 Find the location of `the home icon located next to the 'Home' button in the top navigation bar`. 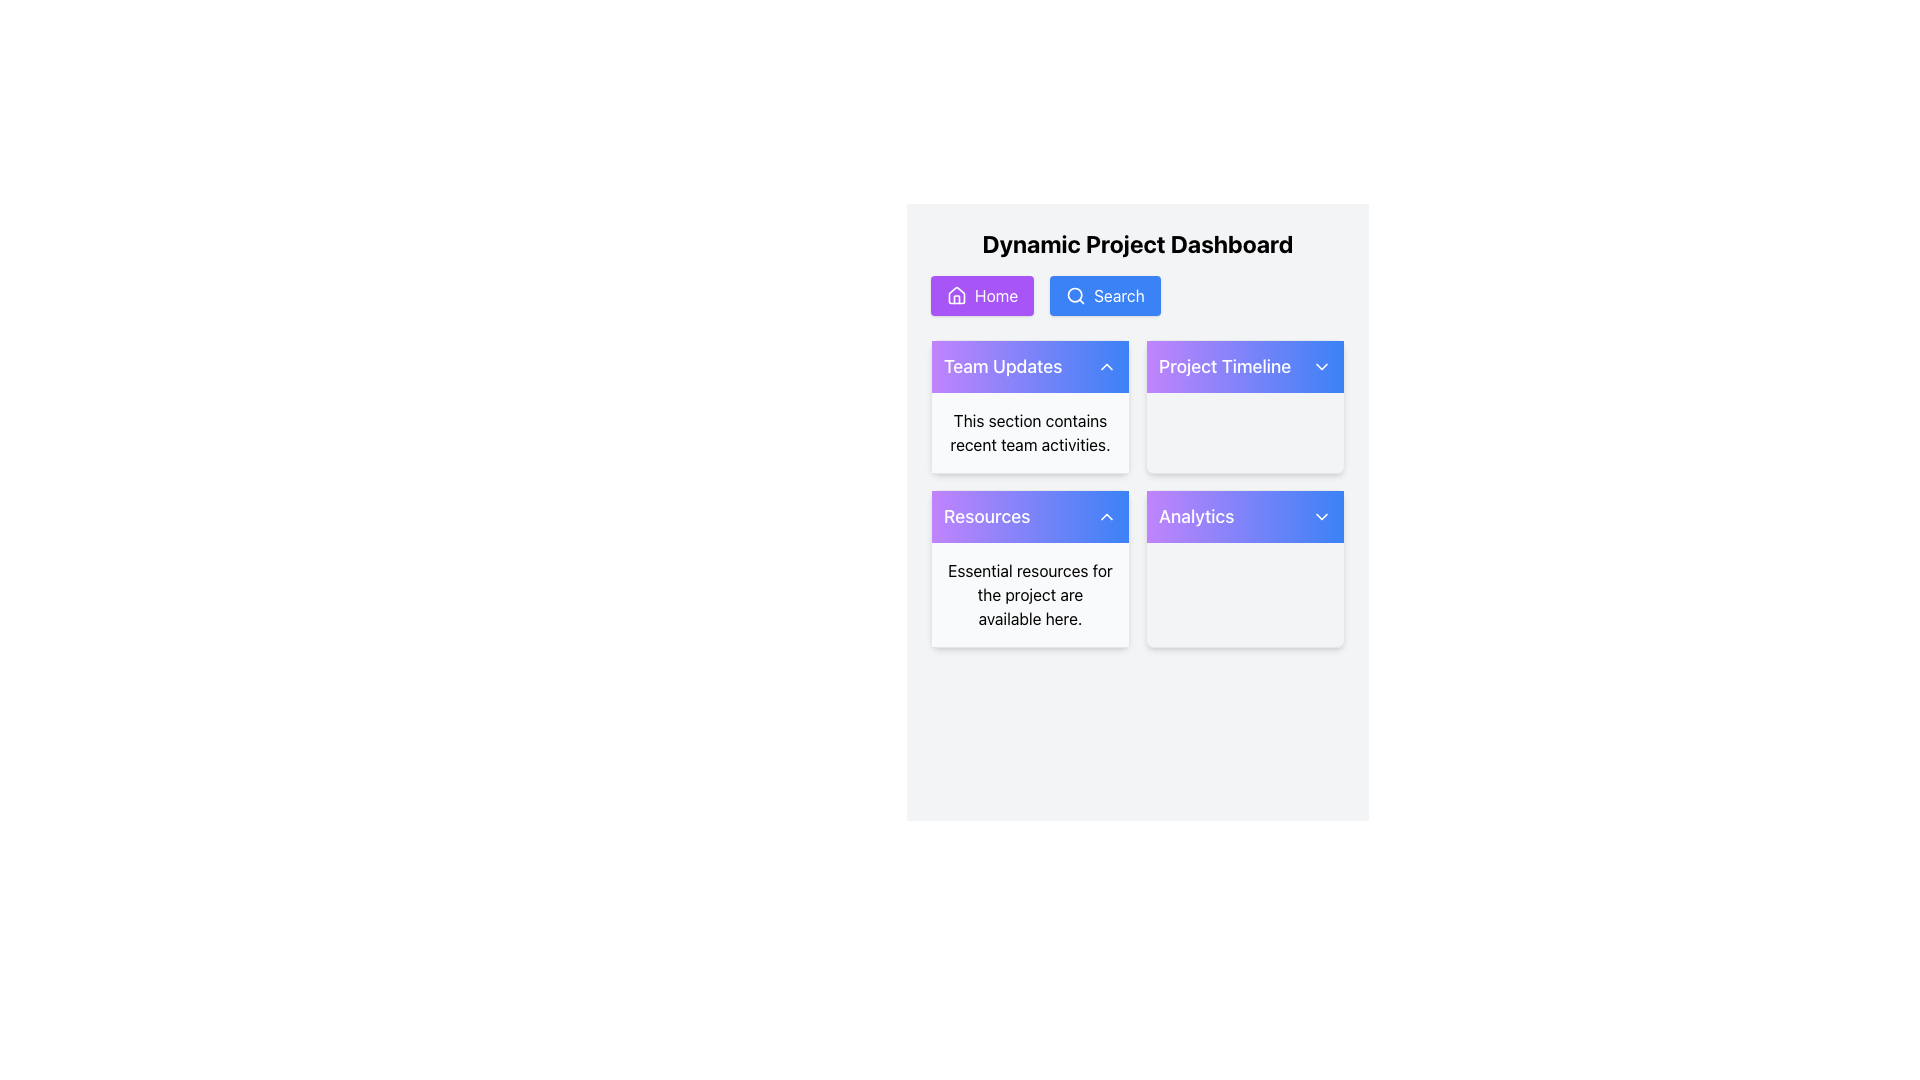

the home icon located next to the 'Home' button in the top navigation bar is located at coordinates (955, 296).